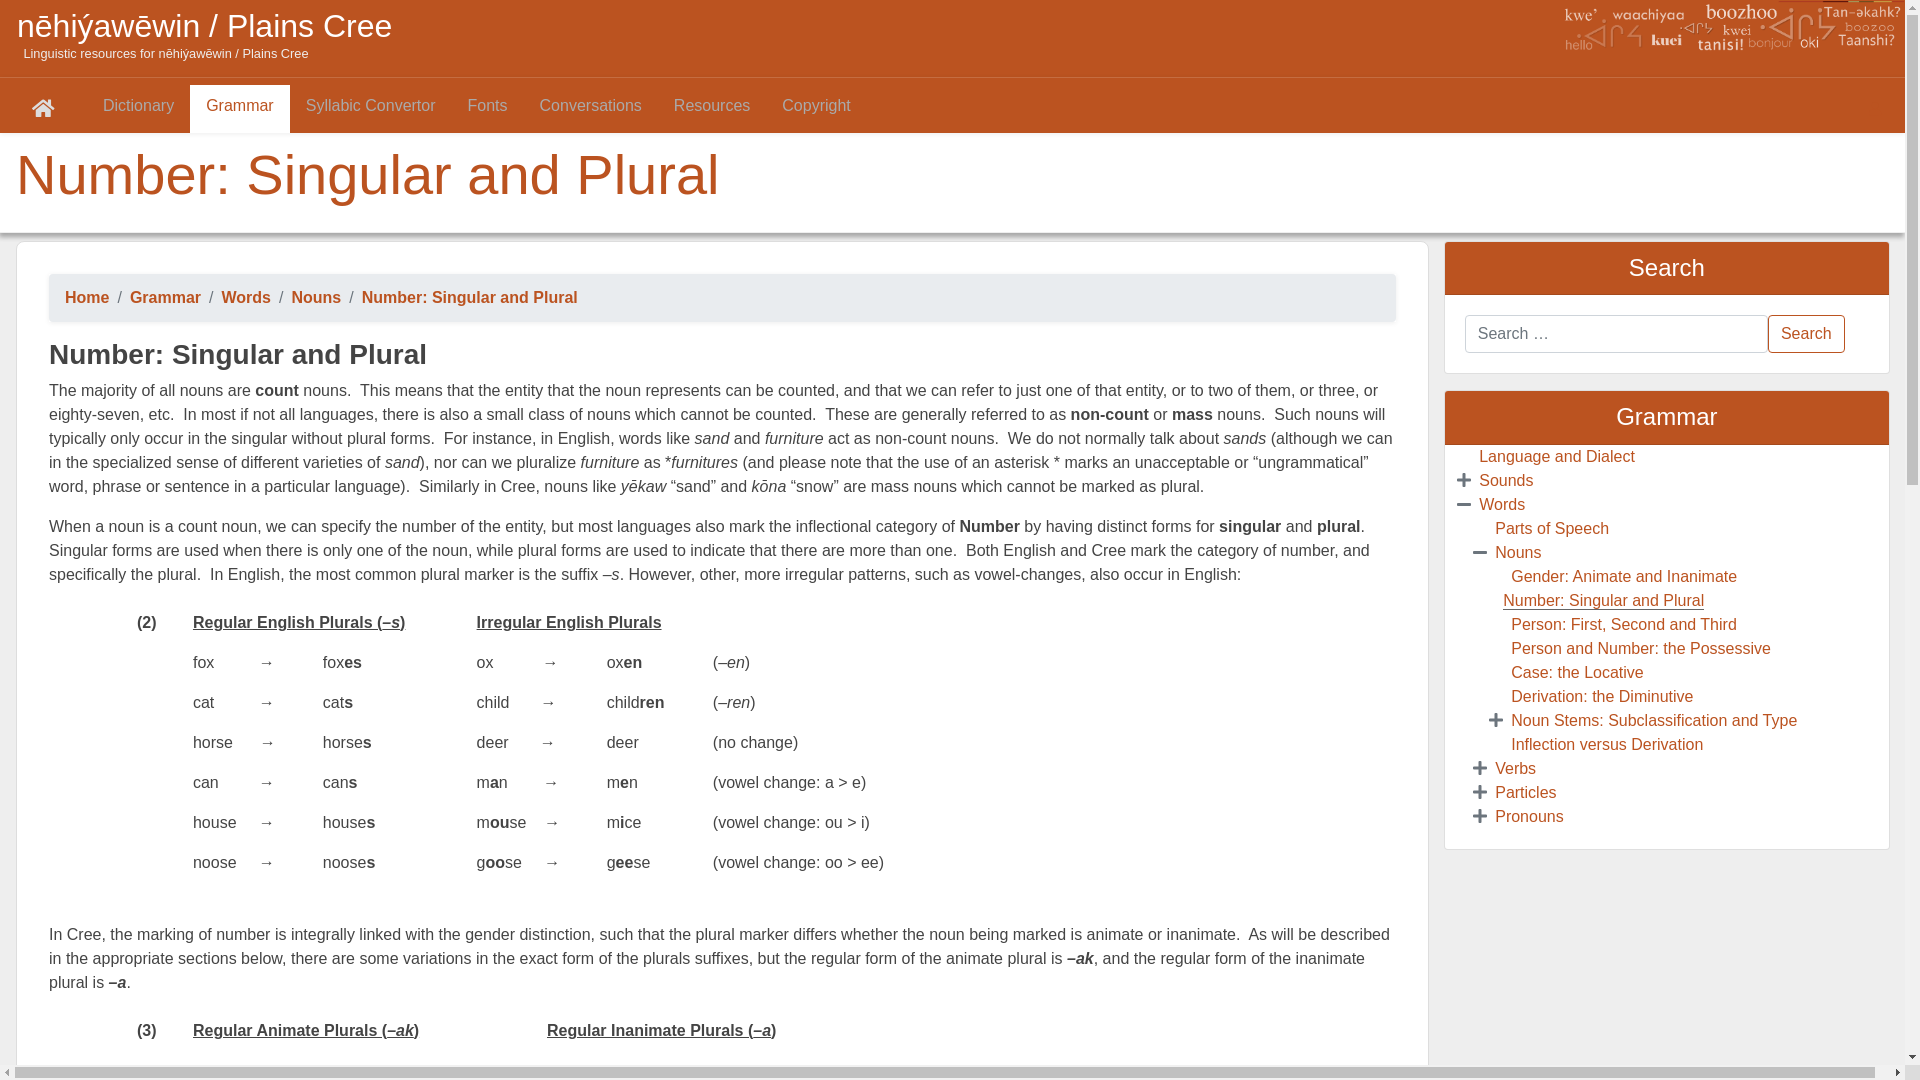 This screenshot has width=1920, height=1080. What do you see at coordinates (1623, 576) in the screenshot?
I see `'Gender: Animate and Inanimate'` at bounding box center [1623, 576].